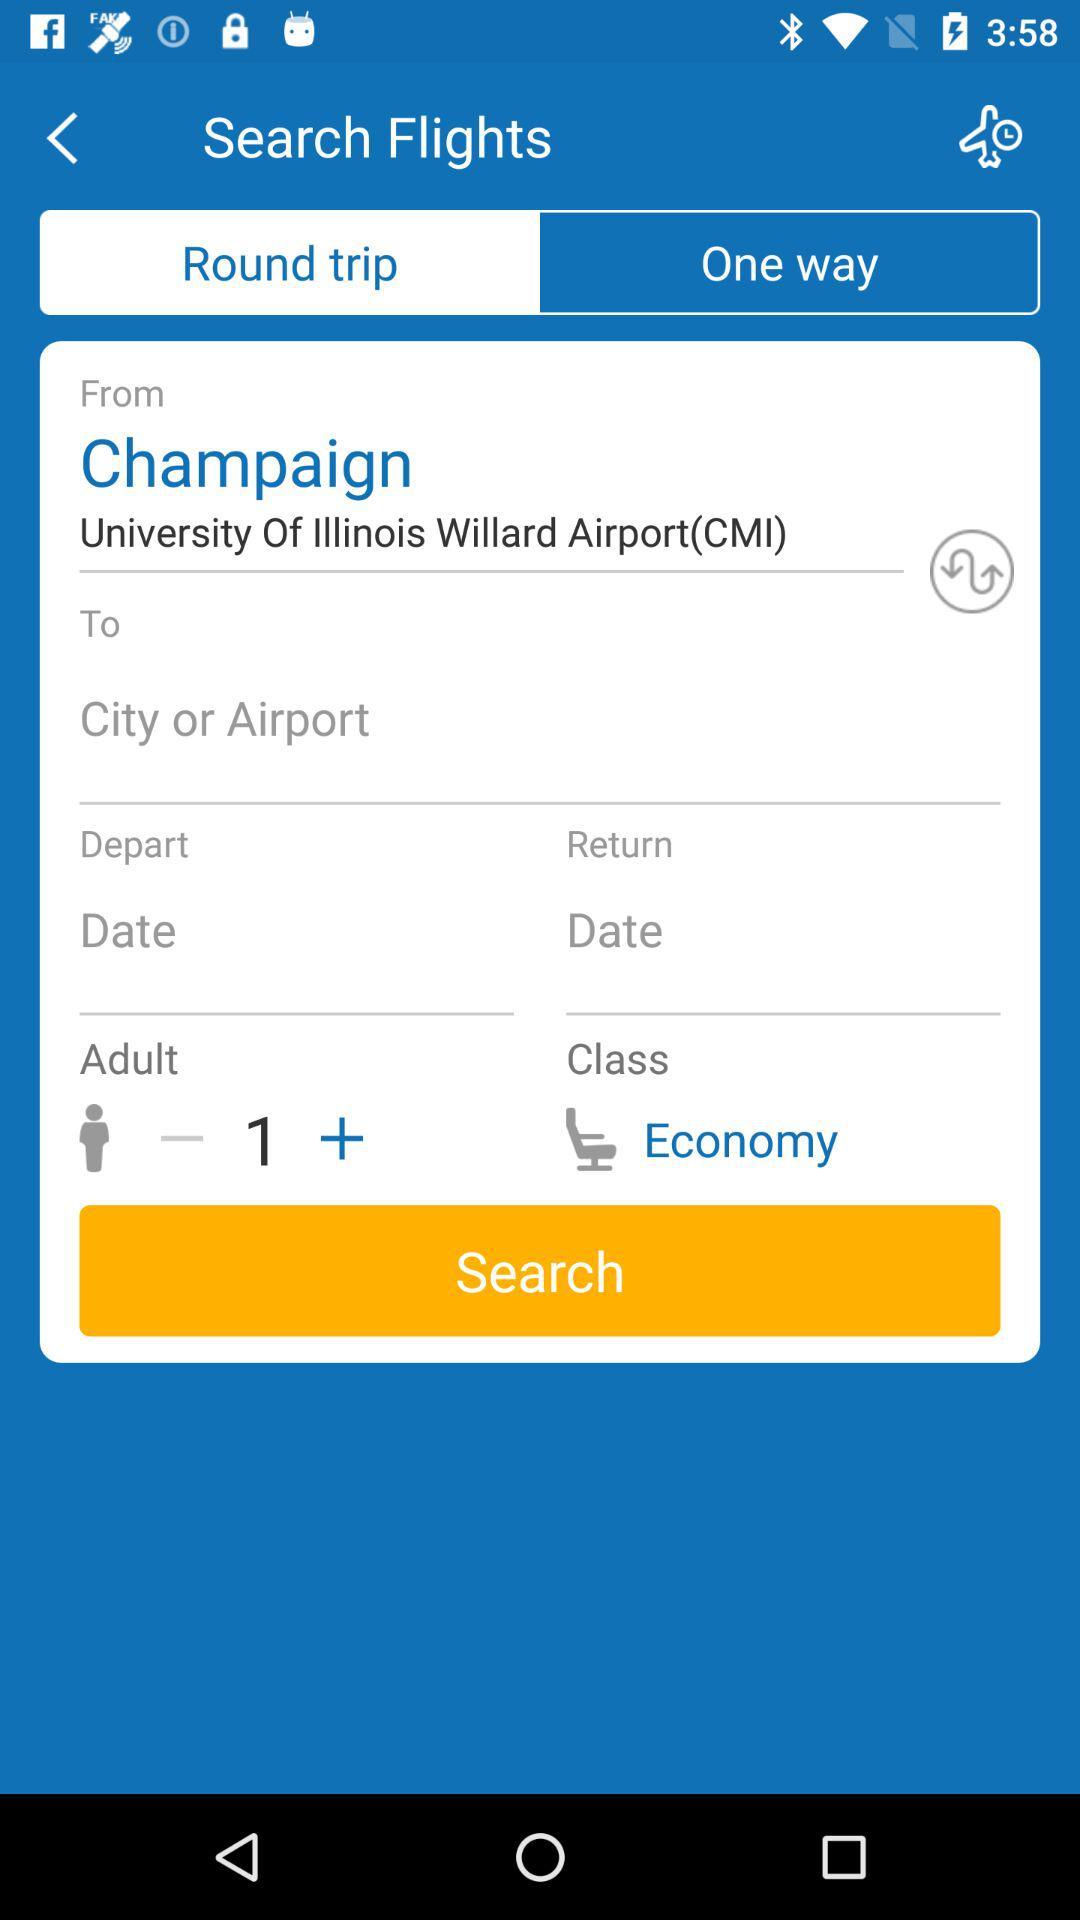 The width and height of the screenshot is (1080, 1920). What do you see at coordinates (189, 1138) in the screenshot?
I see `the minus icon` at bounding box center [189, 1138].